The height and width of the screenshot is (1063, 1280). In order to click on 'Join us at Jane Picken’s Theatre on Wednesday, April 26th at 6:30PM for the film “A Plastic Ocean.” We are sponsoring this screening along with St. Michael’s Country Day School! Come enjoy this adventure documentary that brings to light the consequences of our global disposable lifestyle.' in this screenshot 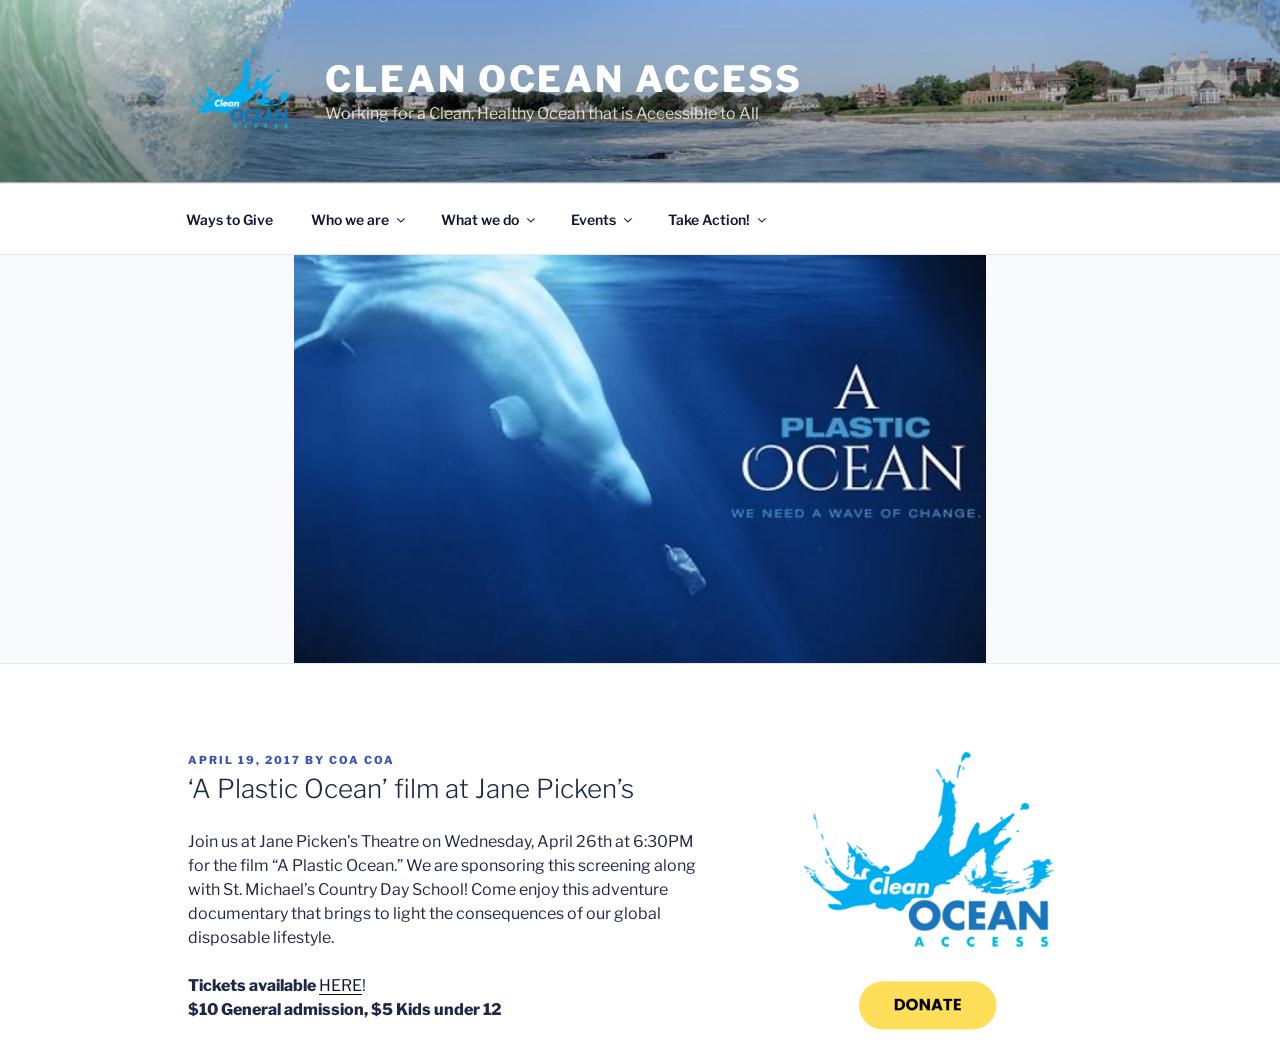, I will do `click(440, 888)`.